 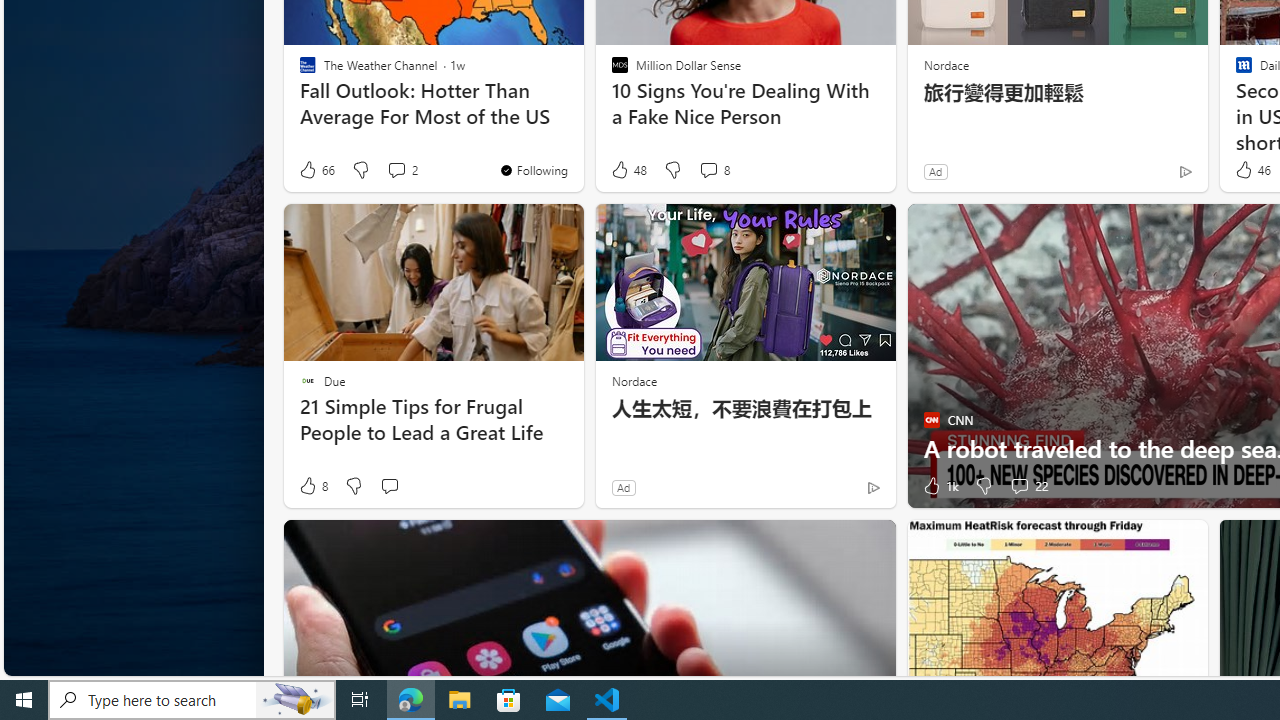 What do you see at coordinates (627, 169) in the screenshot?
I see `'48 Like'` at bounding box center [627, 169].